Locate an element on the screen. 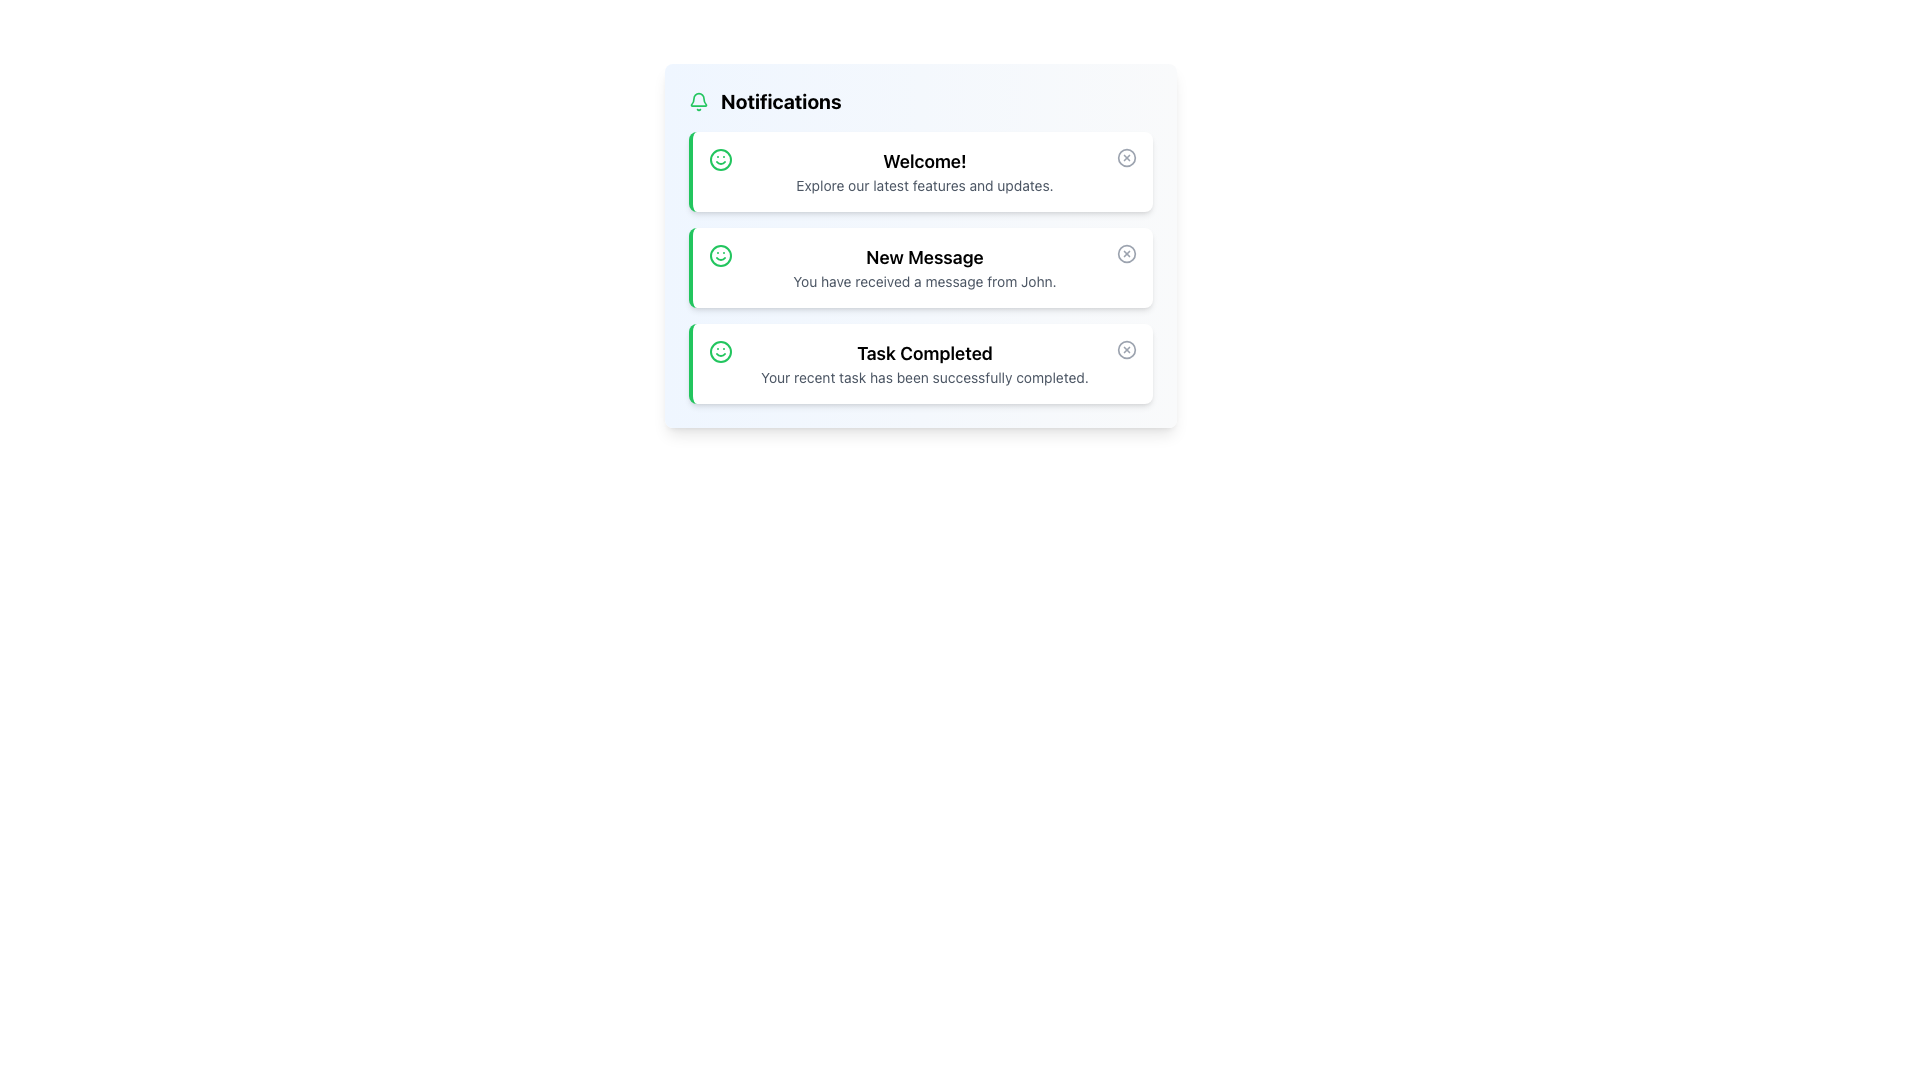  the small circular close button with a cross icon inside, located on the far right side of the third notification box labeled 'Task Completed: Your recent task has been successfully completed.' is located at coordinates (1127, 349).